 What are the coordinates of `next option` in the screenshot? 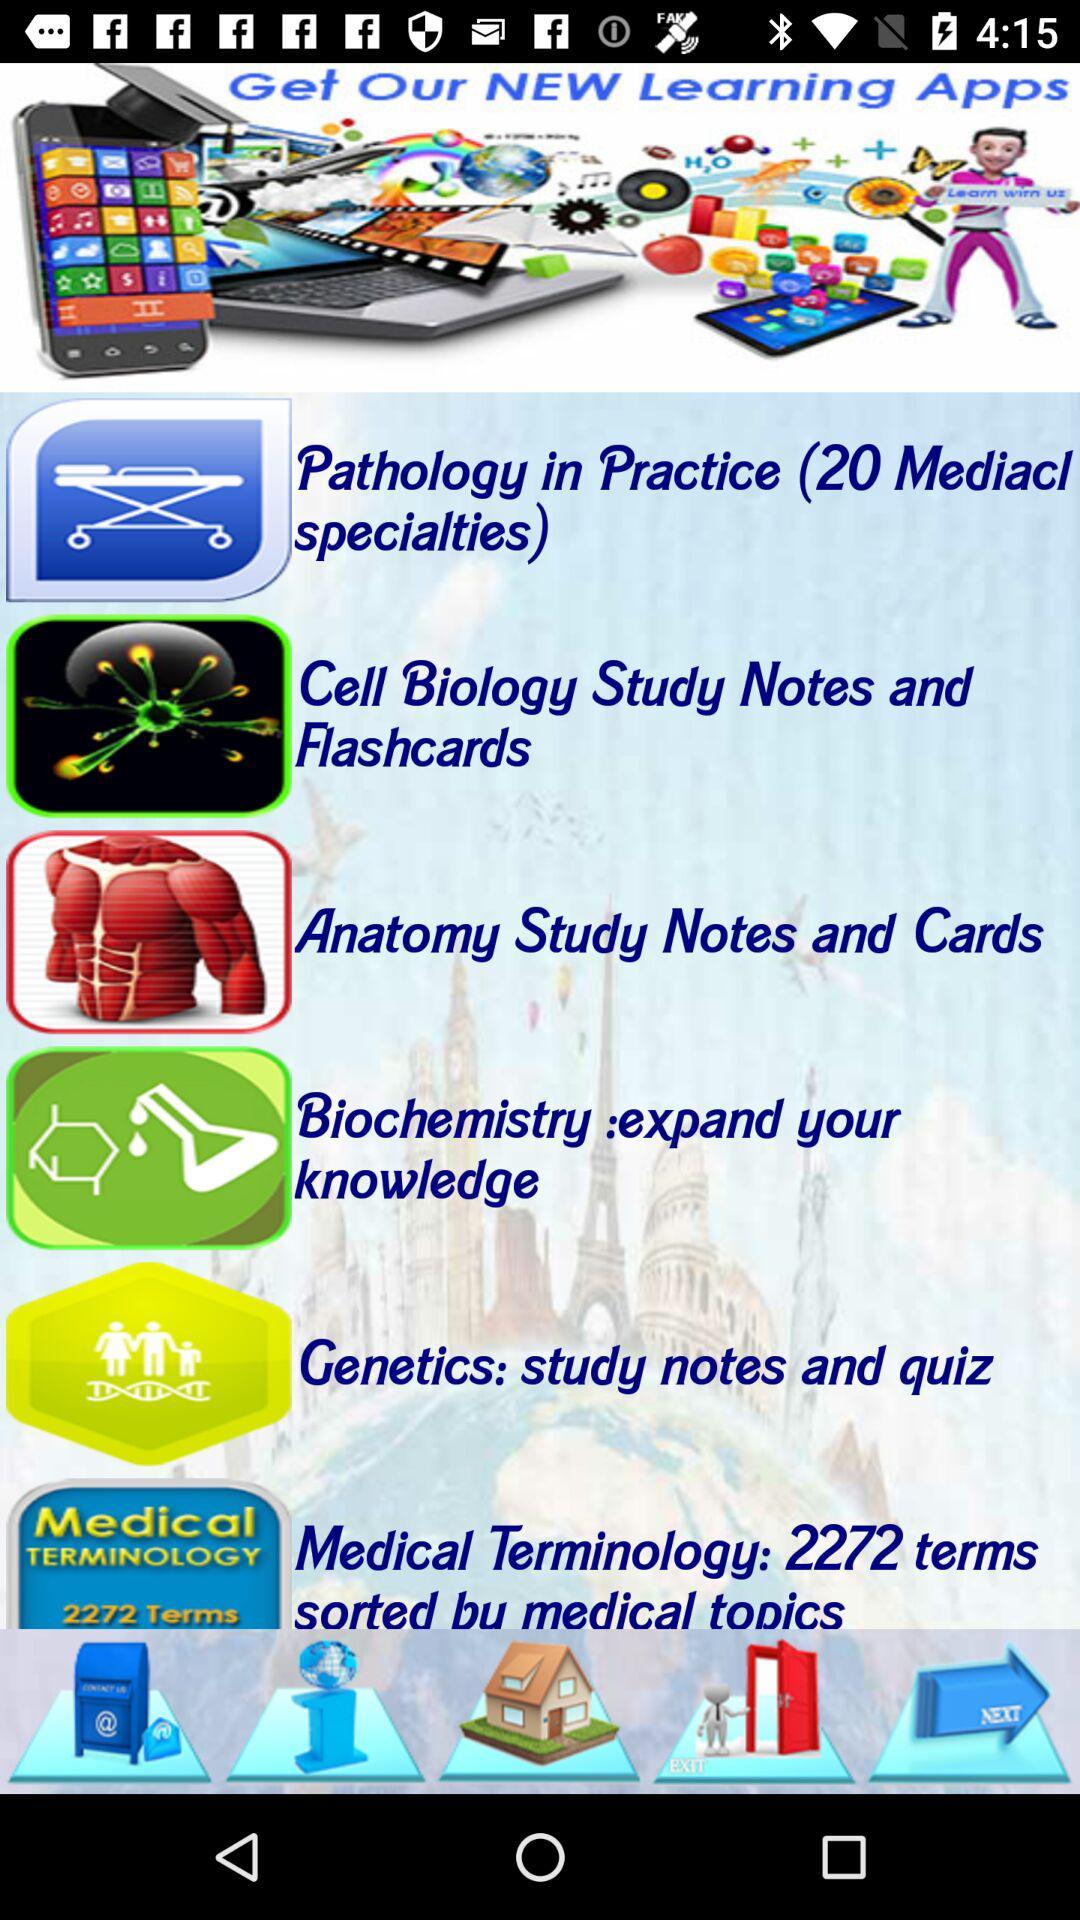 It's located at (968, 1710).